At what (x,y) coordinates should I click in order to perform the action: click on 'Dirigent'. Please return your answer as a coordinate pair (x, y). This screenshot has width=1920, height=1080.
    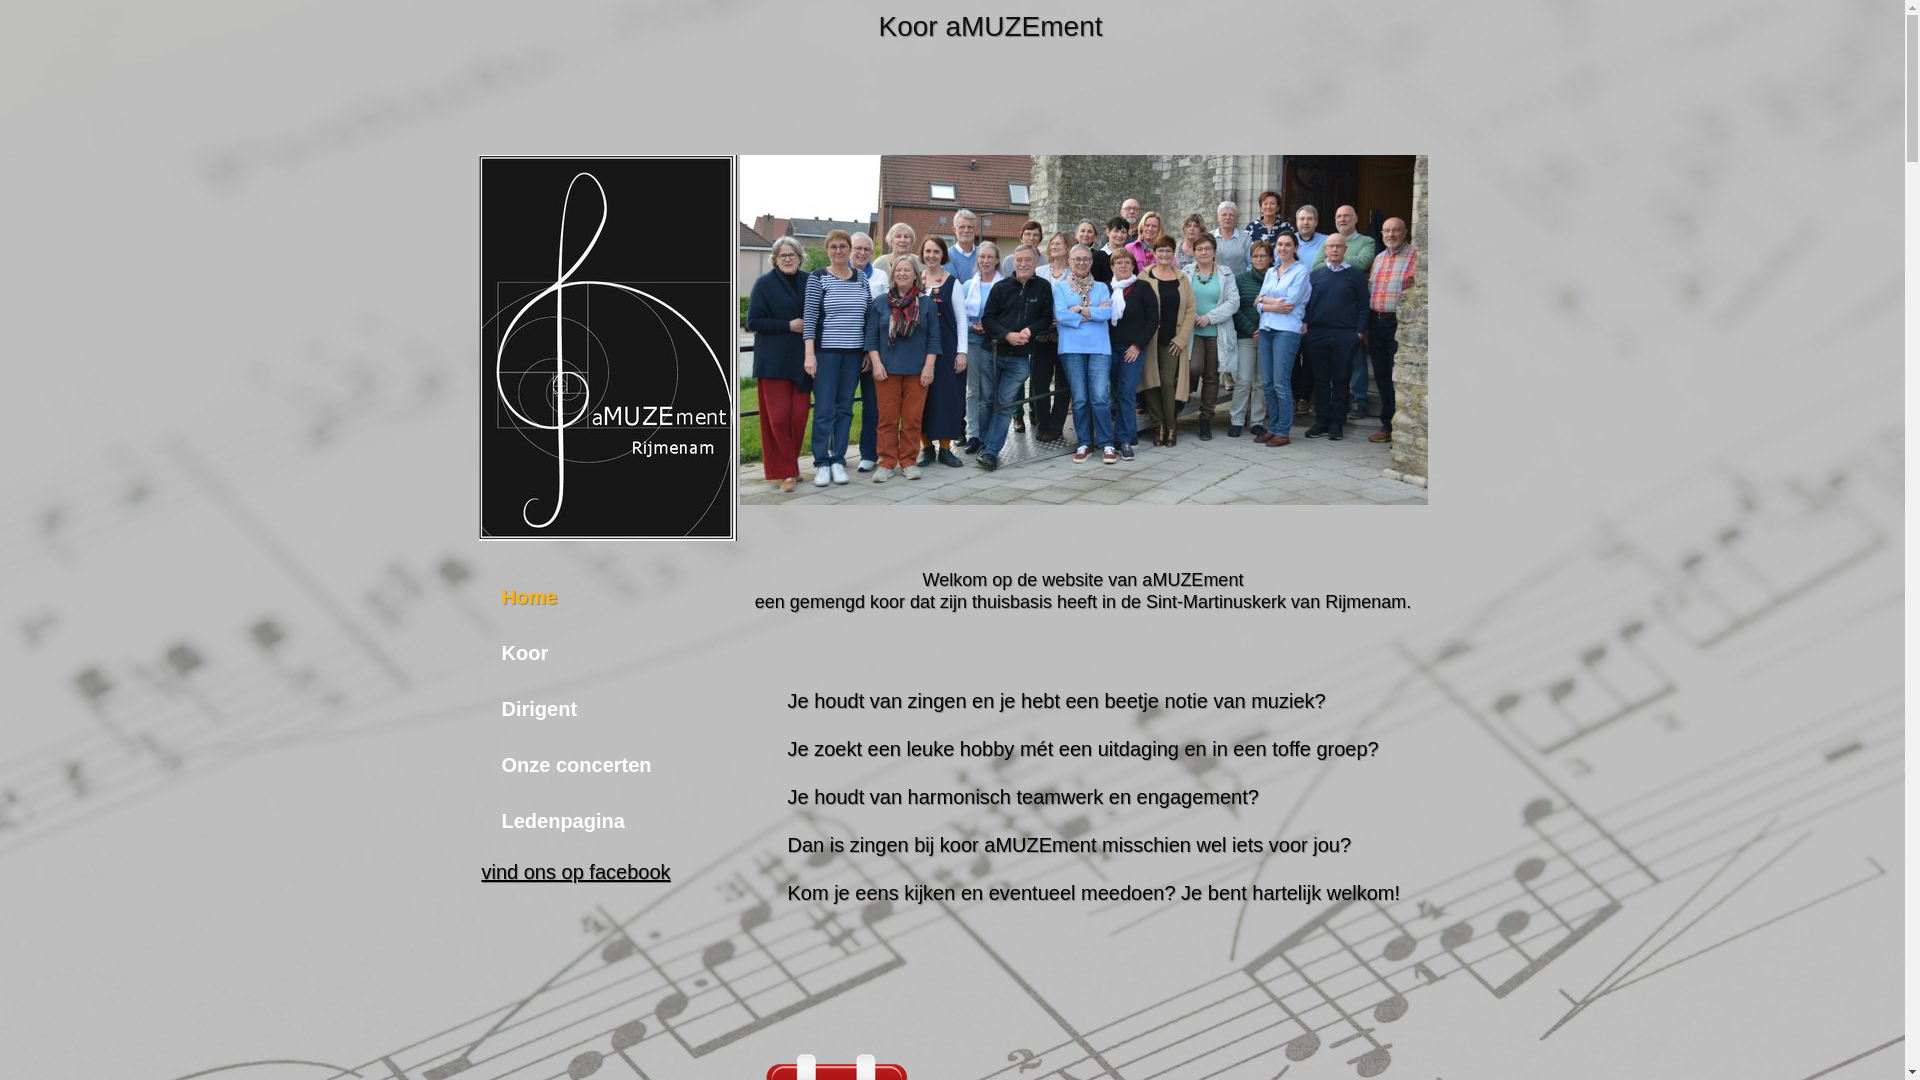
    Looking at the image, I should click on (575, 708).